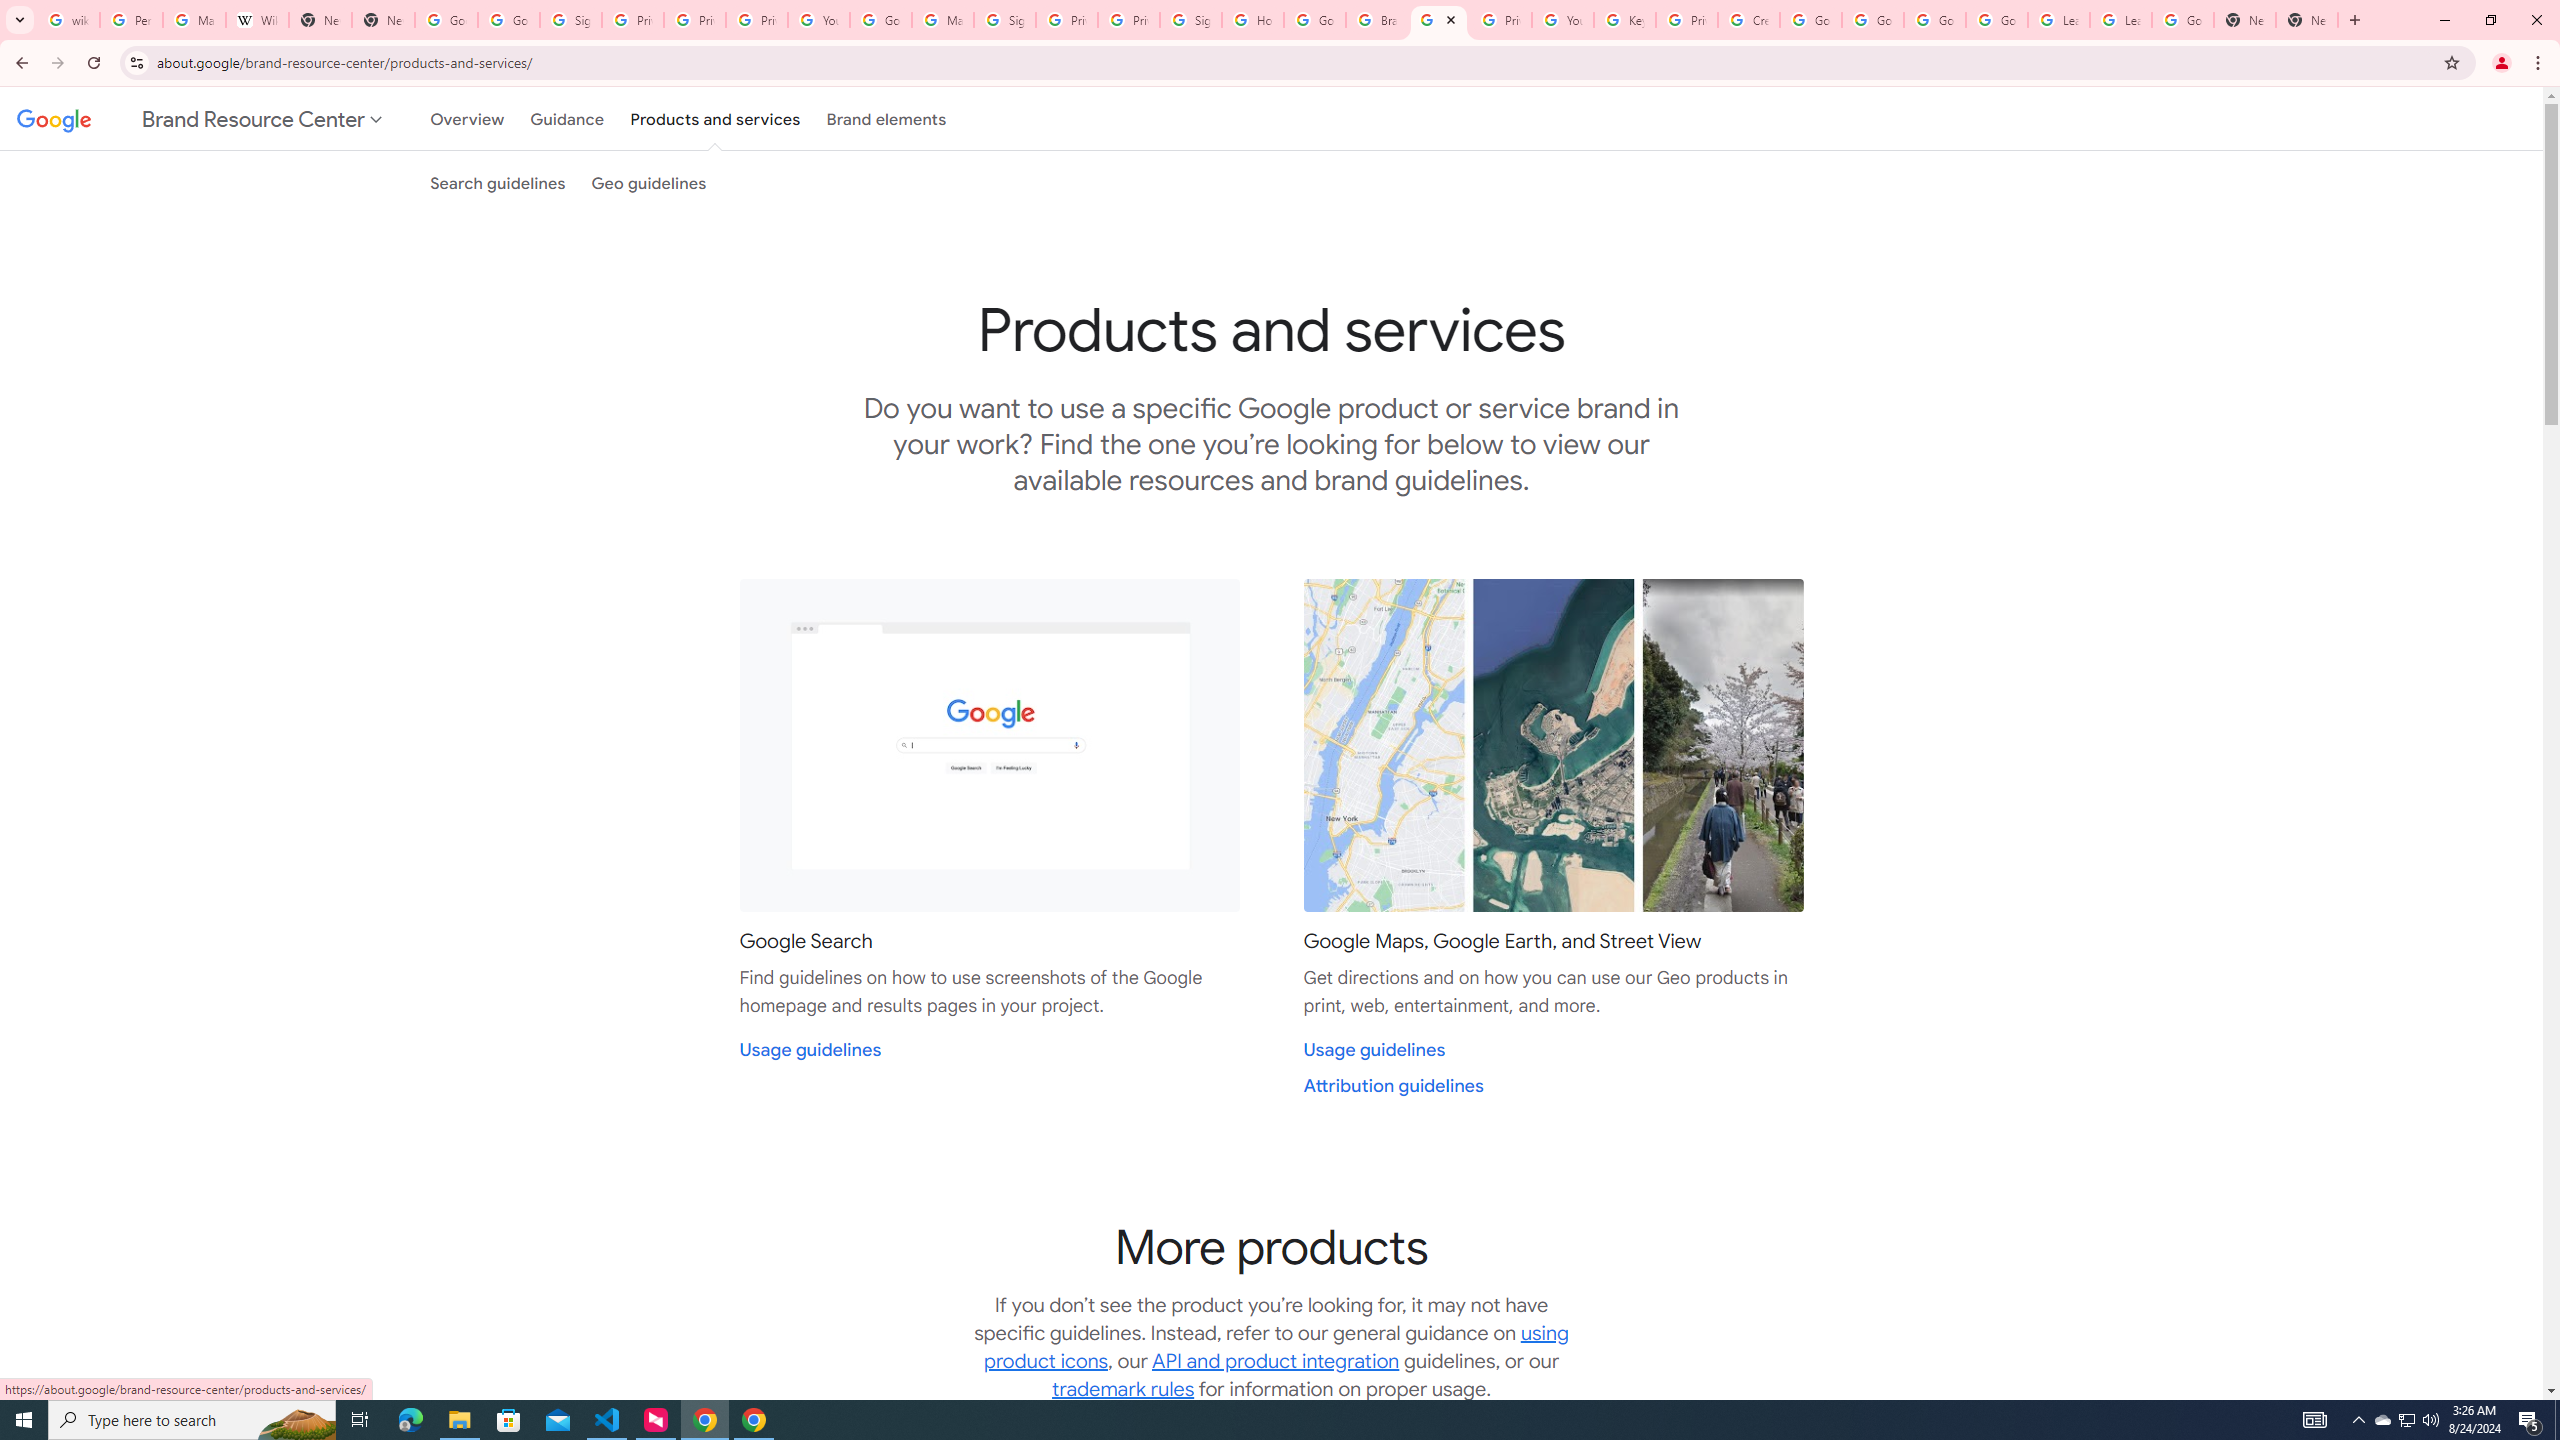  What do you see at coordinates (1393, 1085) in the screenshot?
I see `'Attribution guidelines'` at bounding box center [1393, 1085].